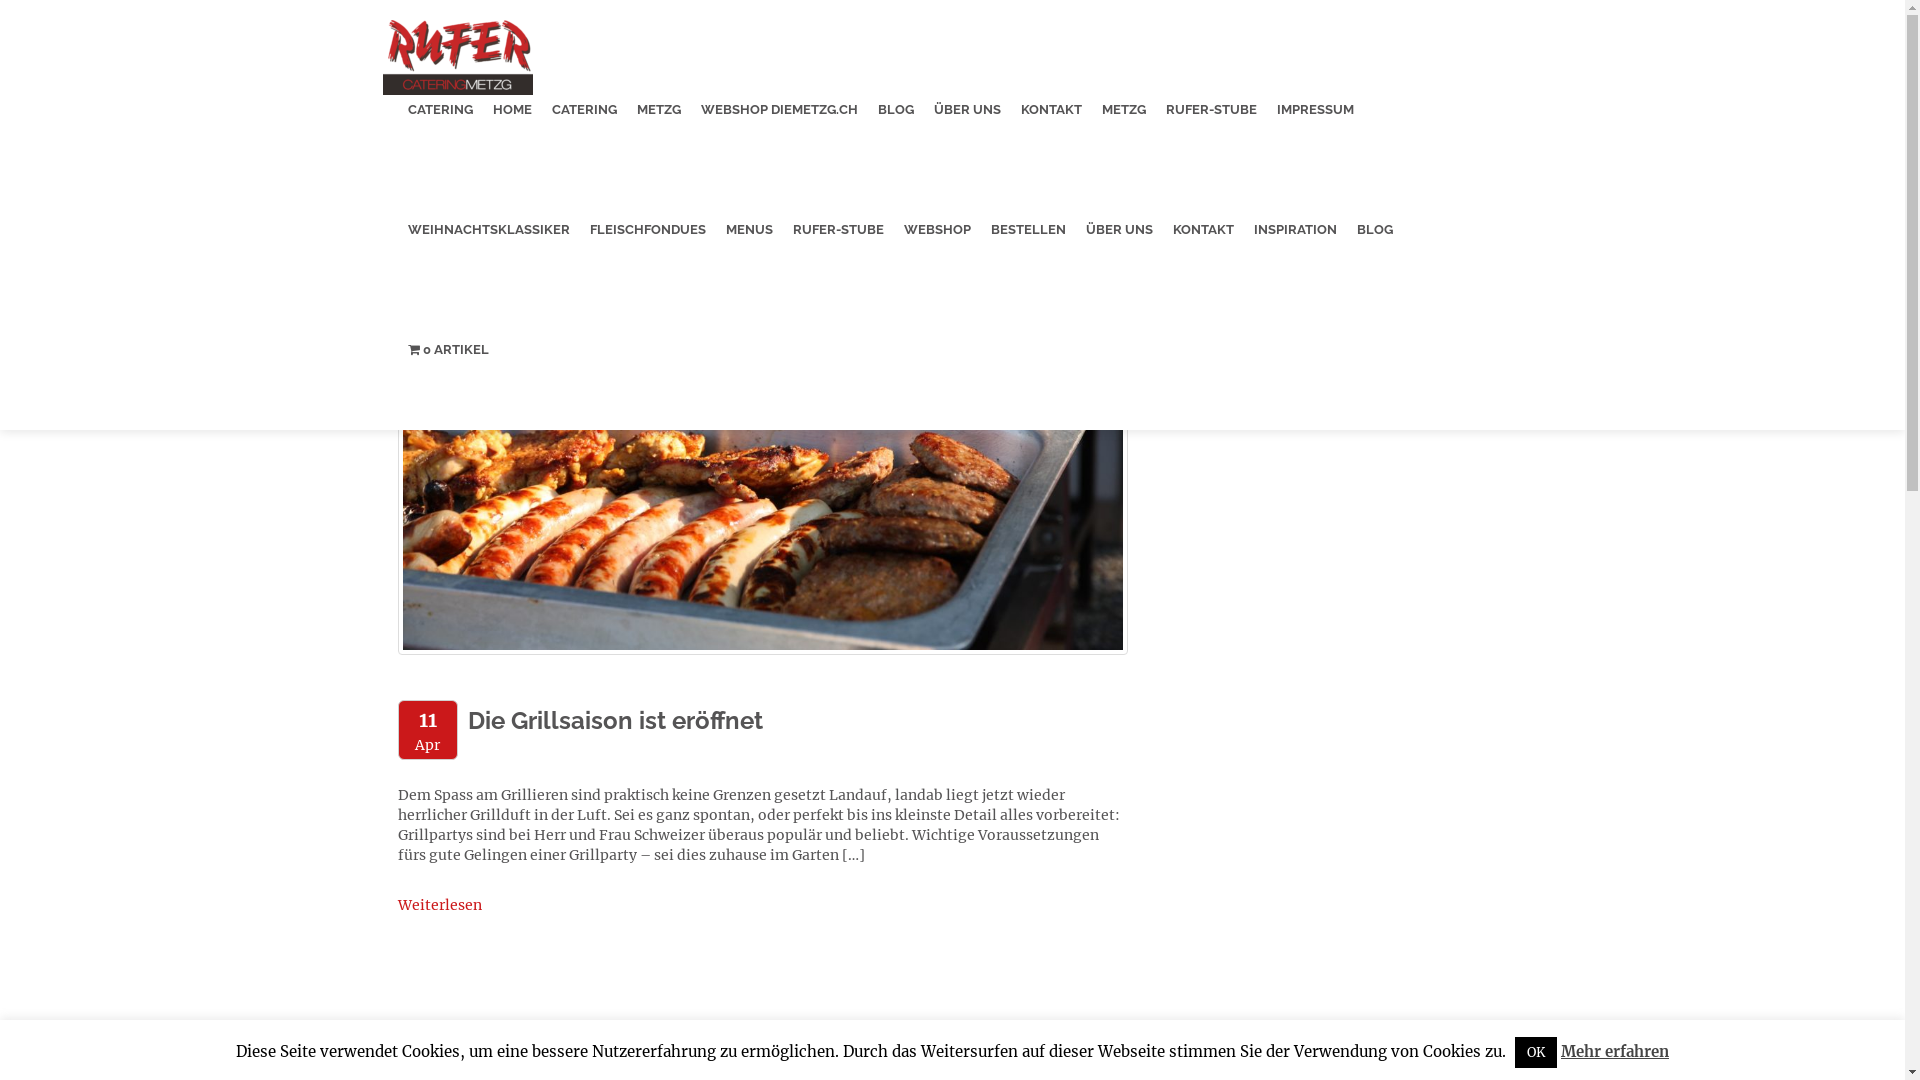 Image resolution: width=1920 pixels, height=1080 pixels. Describe the element at coordinates (748, 229) in the screenshot. I see `'MENUS'` at that location.